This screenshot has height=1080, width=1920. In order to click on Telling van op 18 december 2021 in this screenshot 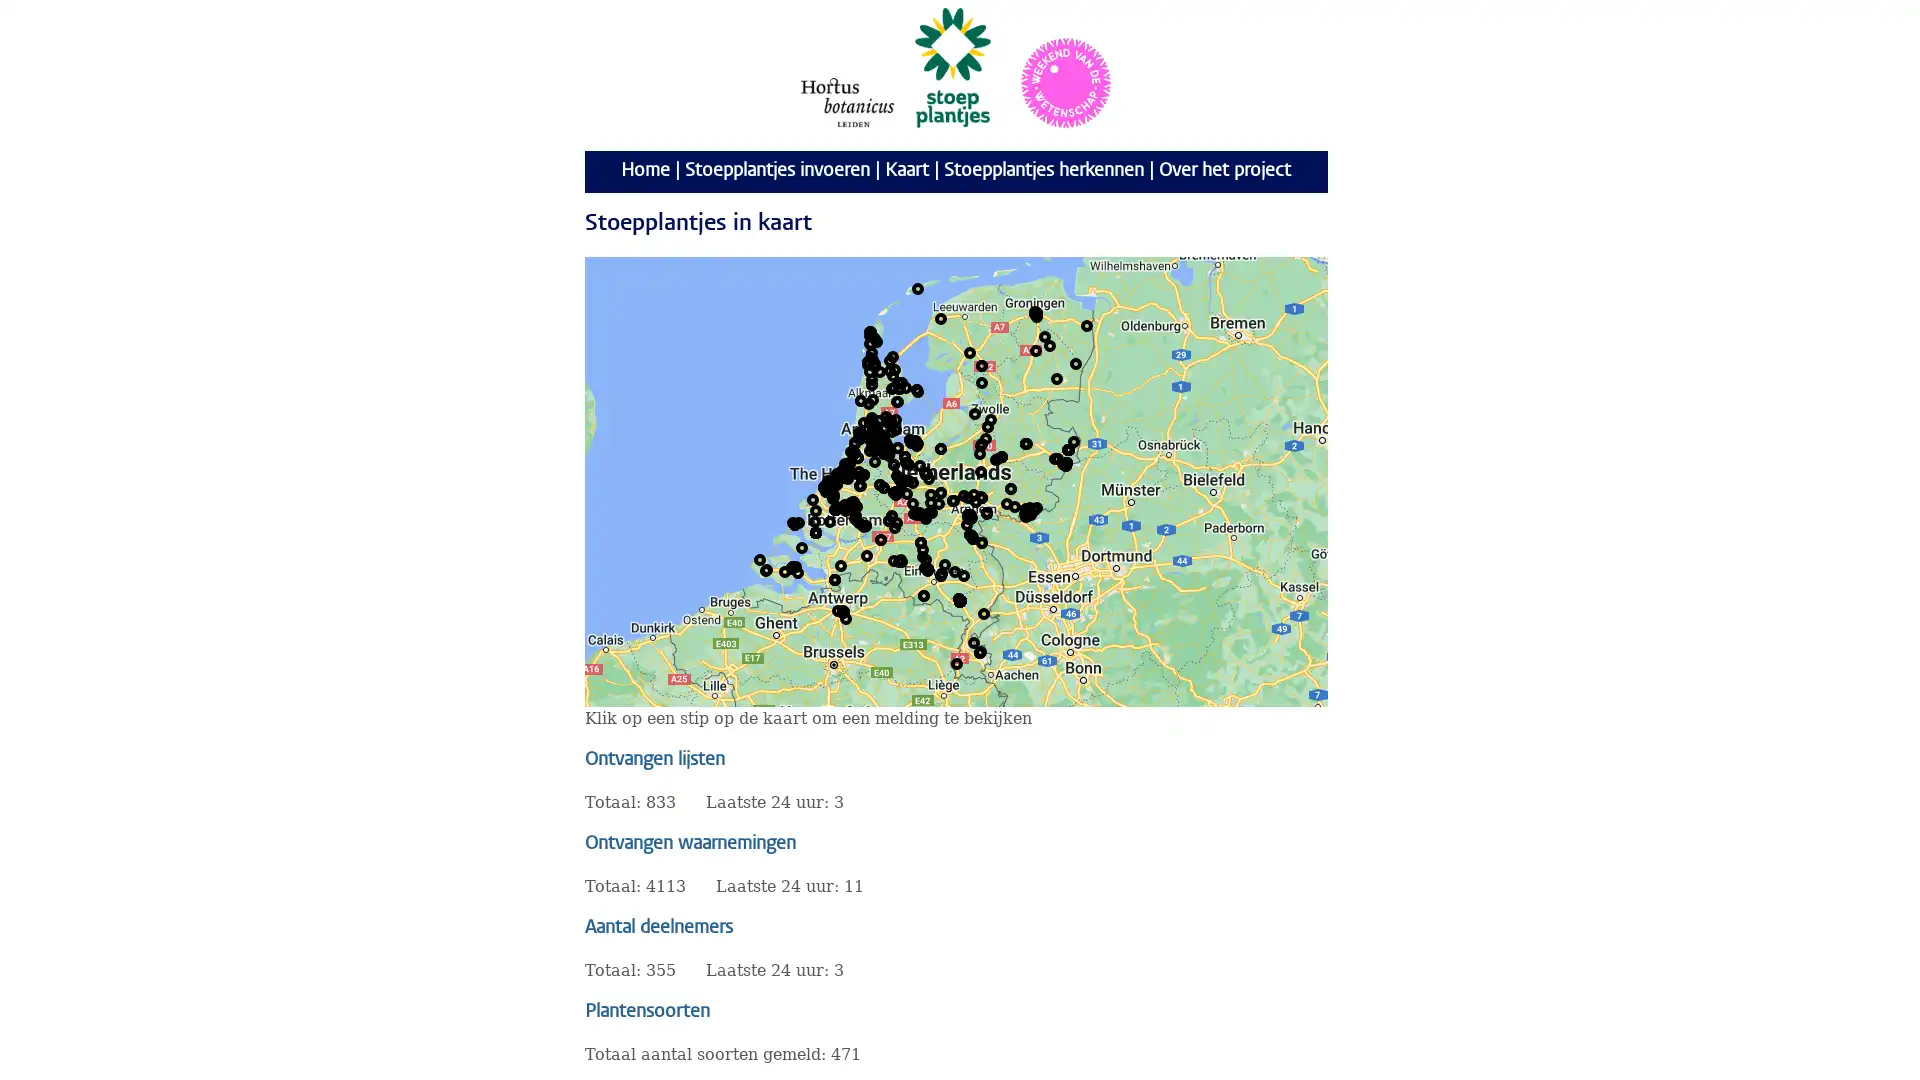, I will do `click(881, 443)`.